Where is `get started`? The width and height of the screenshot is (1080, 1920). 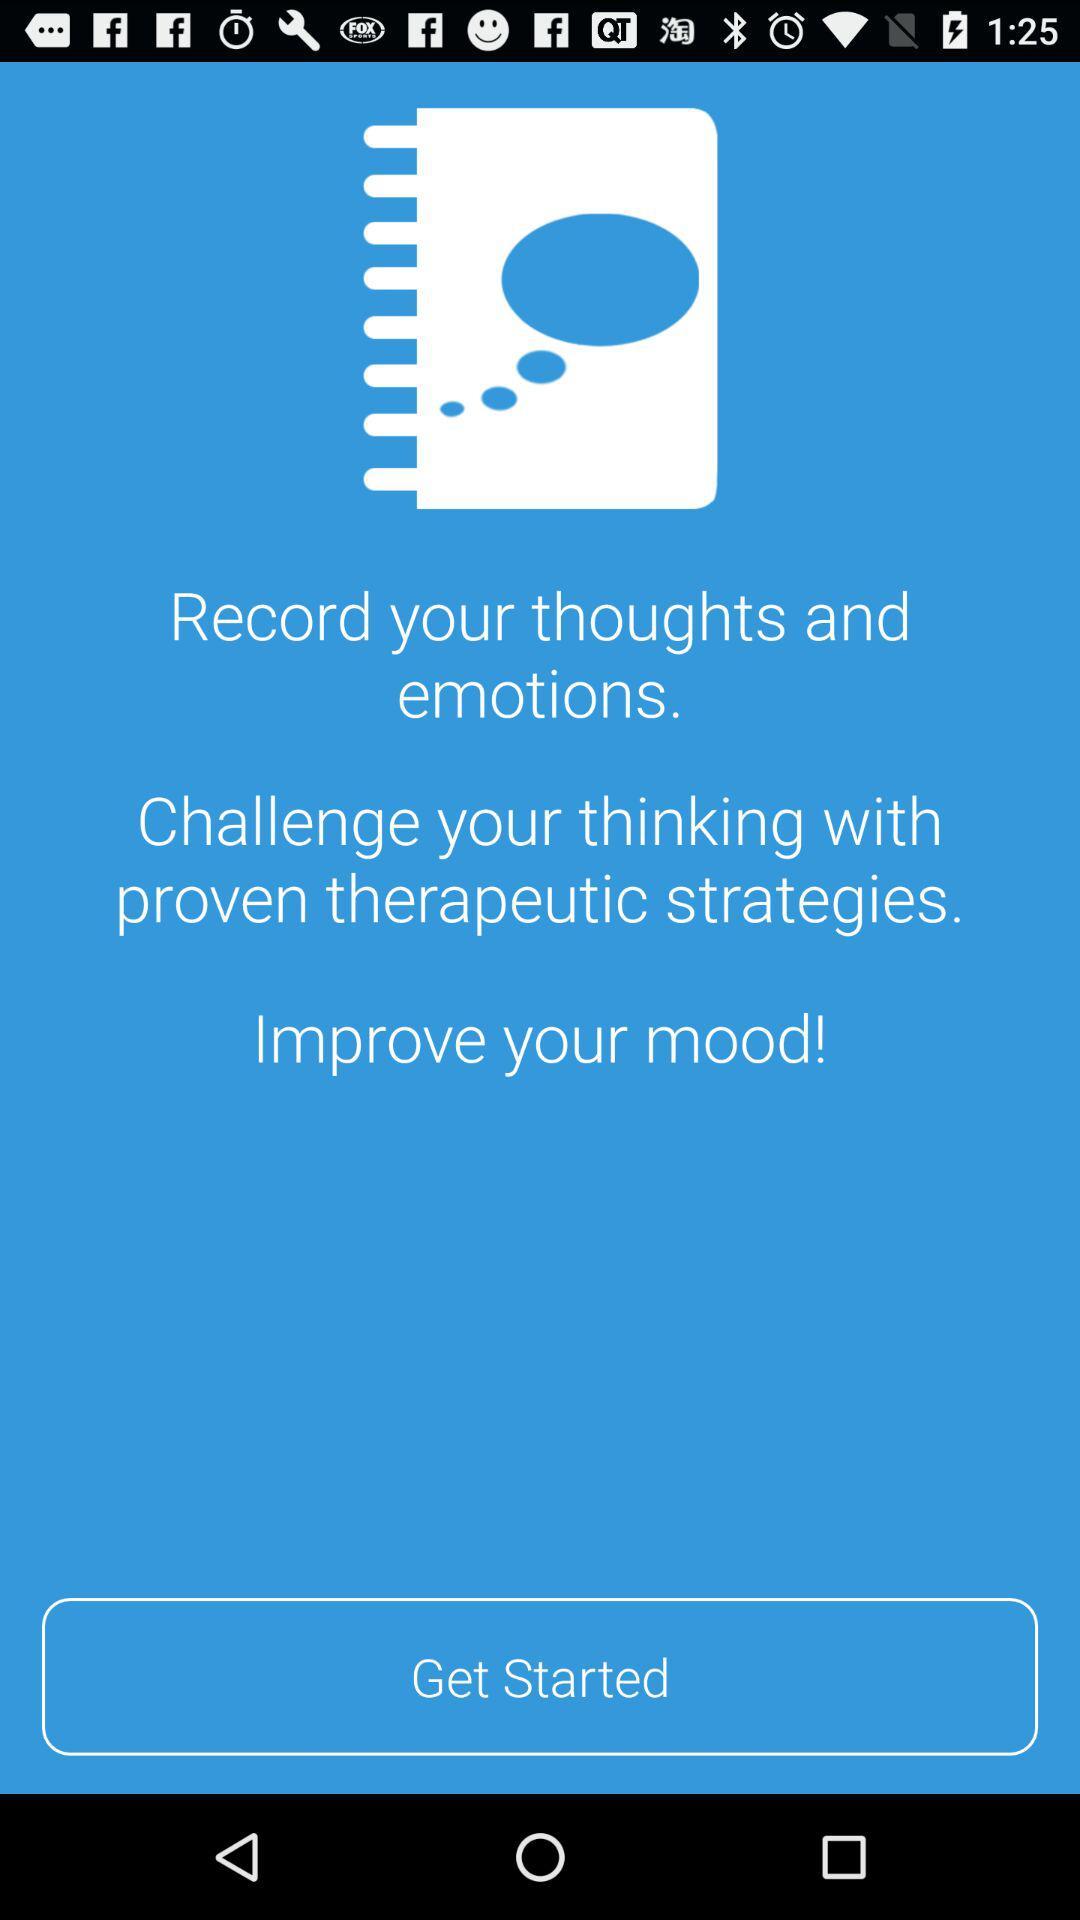 get started is located at coordinates (540, 1673).